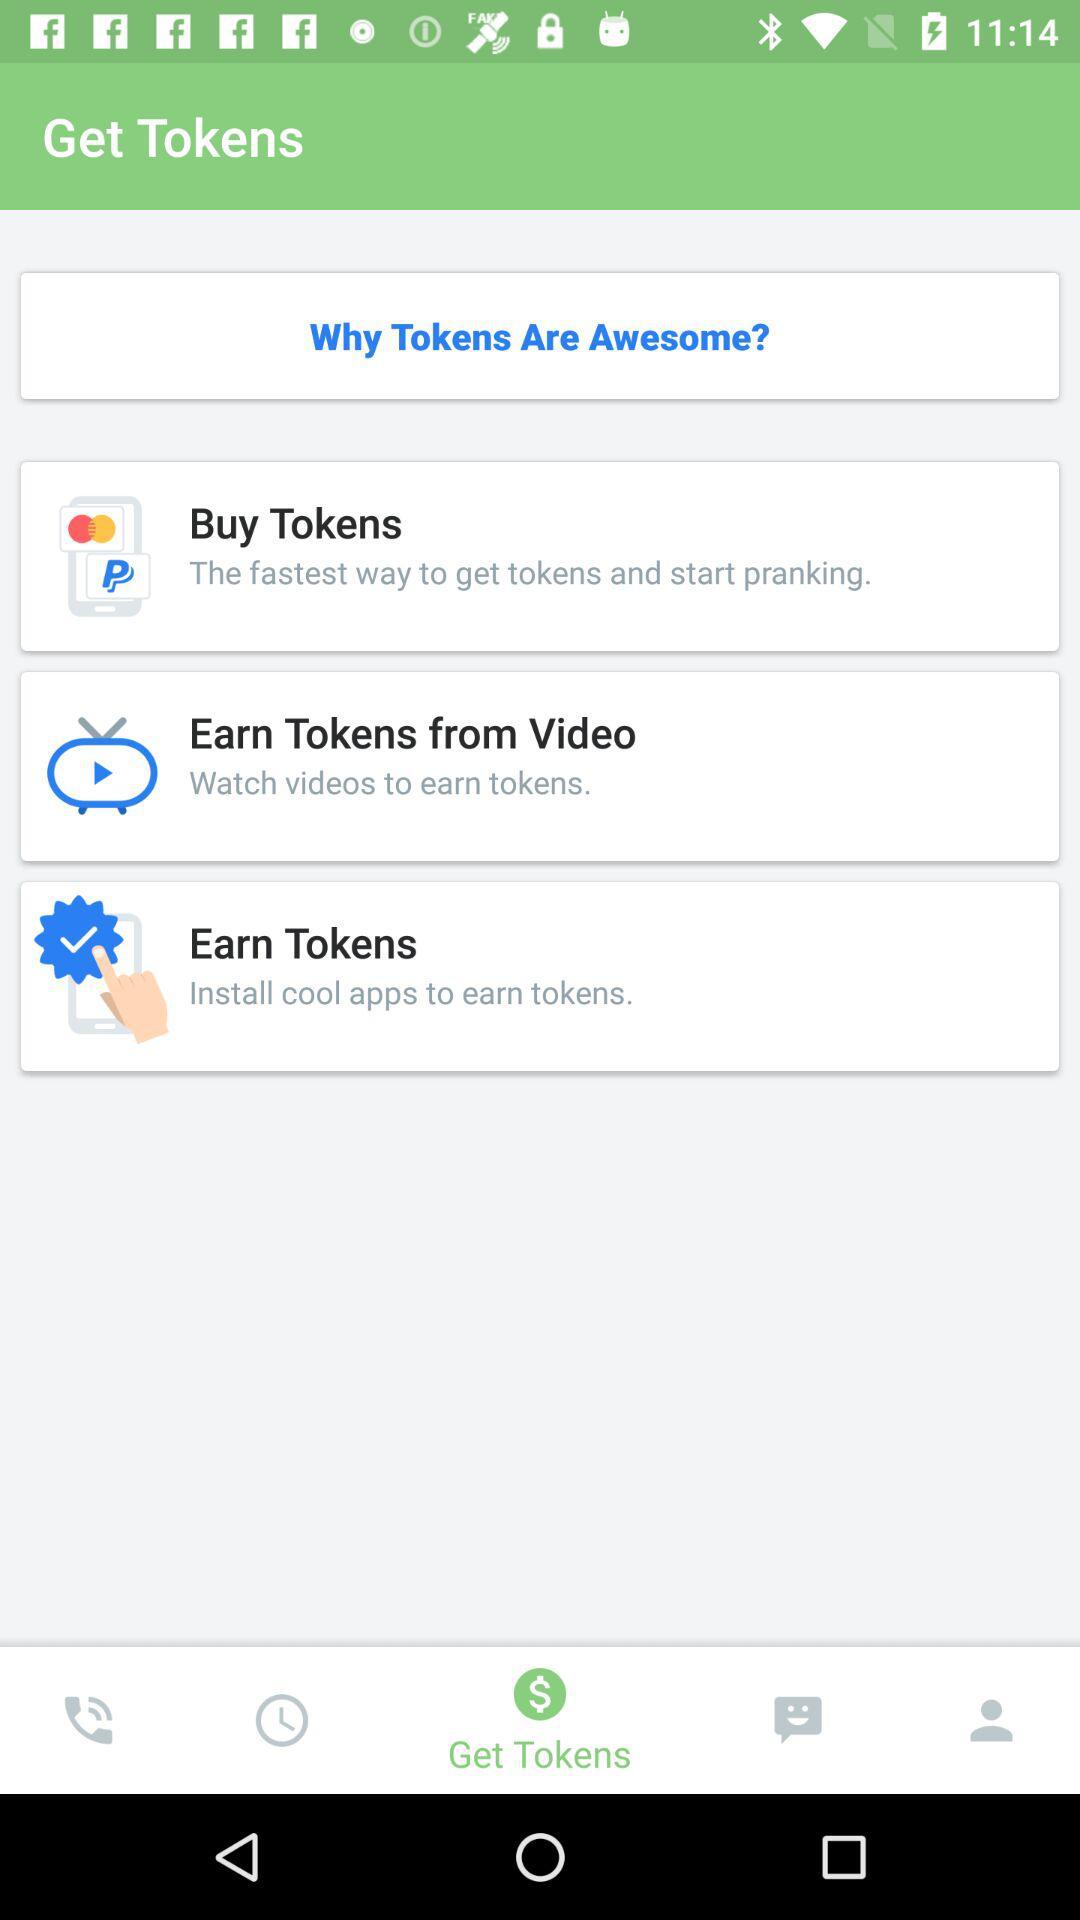 The image size is (1080, 1920). I want to click on the box which says earn tokens from videos, so click(540, 765).